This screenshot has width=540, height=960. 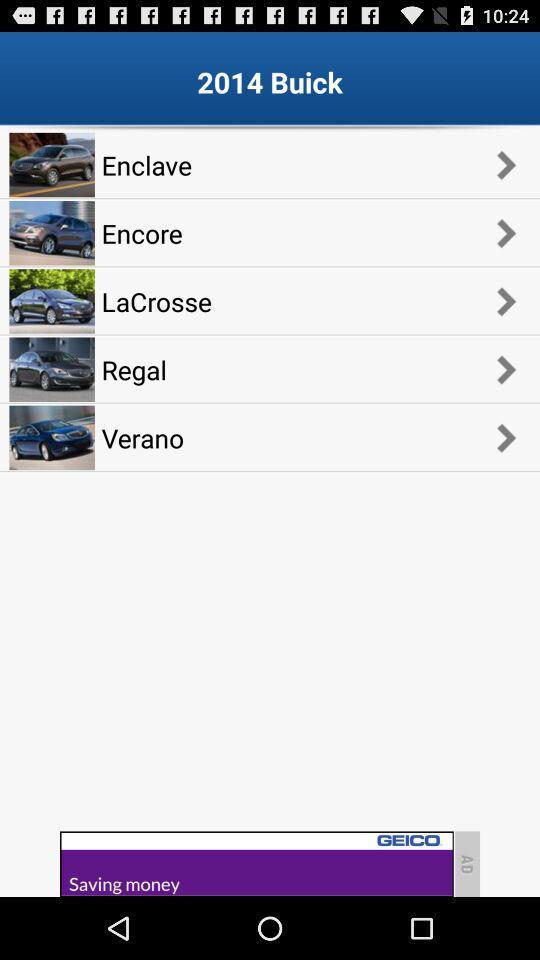 I want to click on the first image on the top, so click(x=52, y=163).